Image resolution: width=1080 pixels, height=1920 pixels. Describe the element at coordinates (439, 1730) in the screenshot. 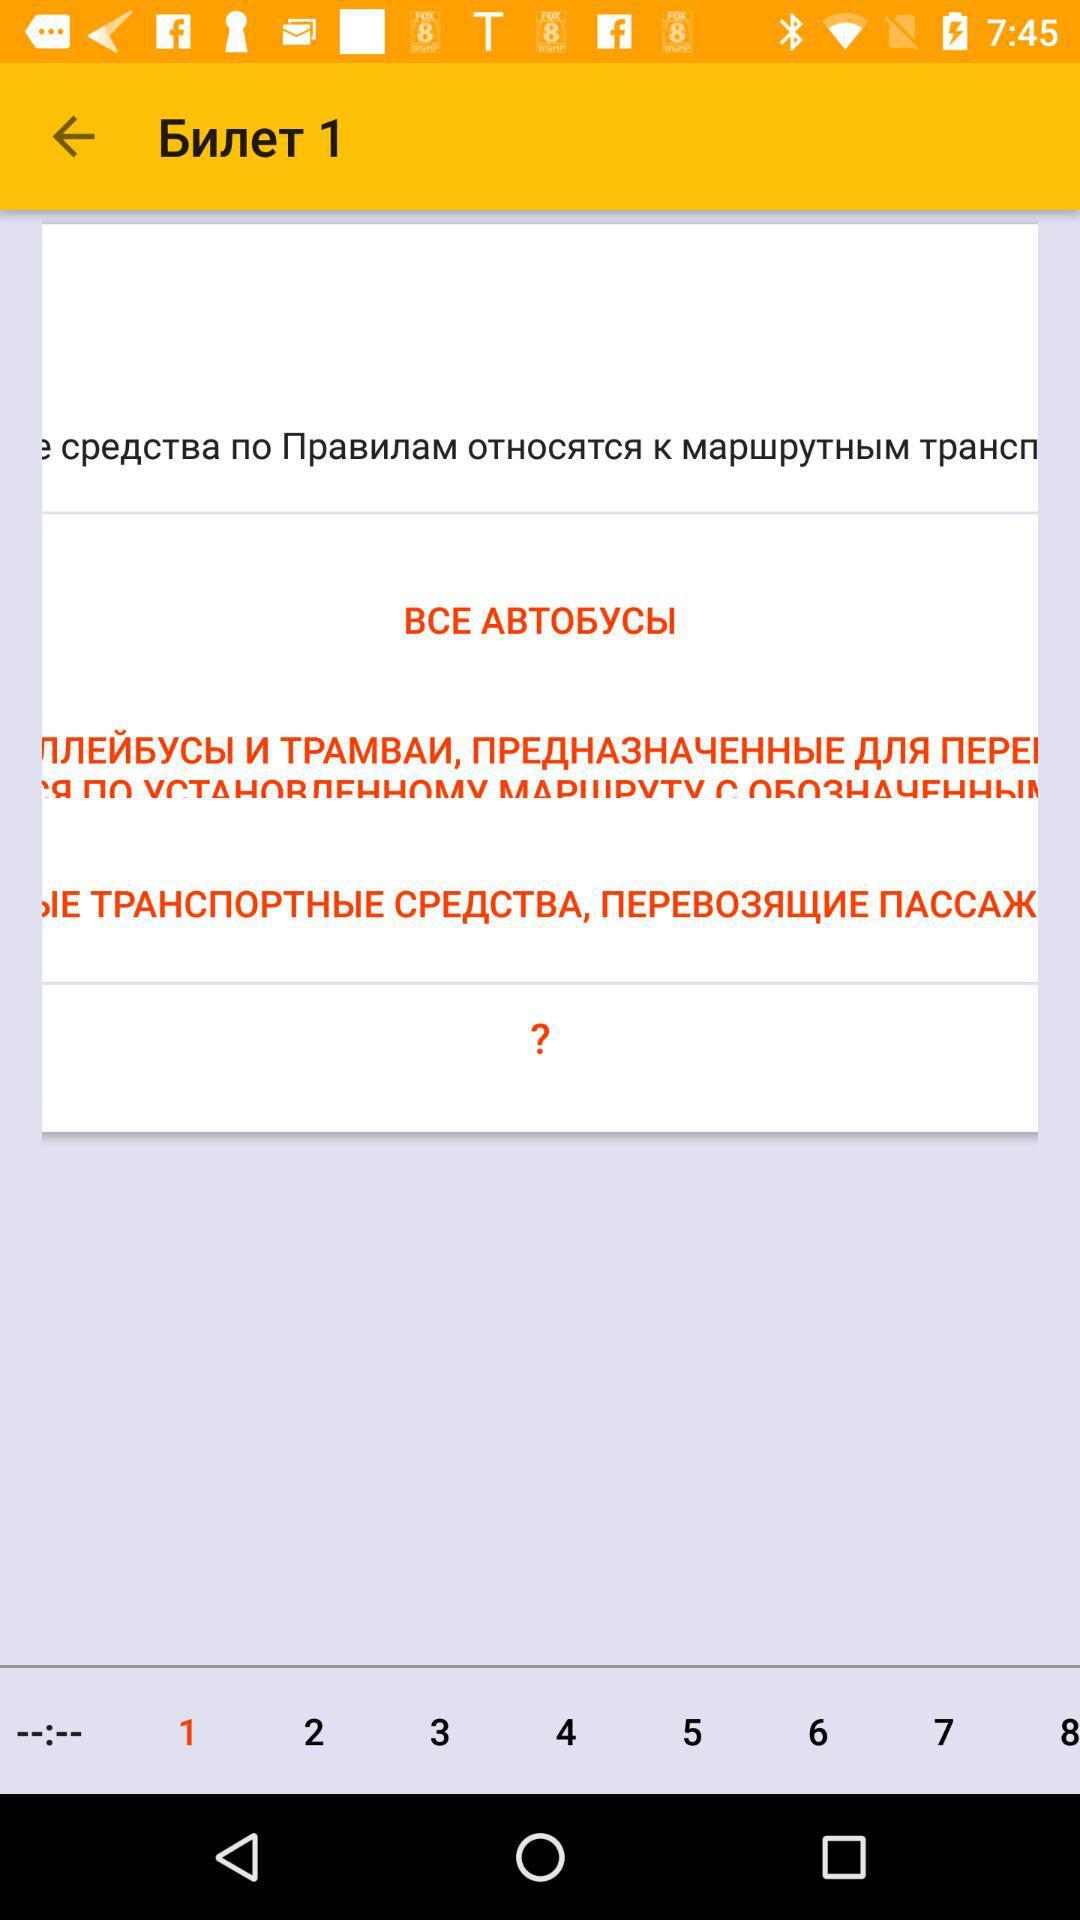

I see `icon to the left of the 4` at that location.